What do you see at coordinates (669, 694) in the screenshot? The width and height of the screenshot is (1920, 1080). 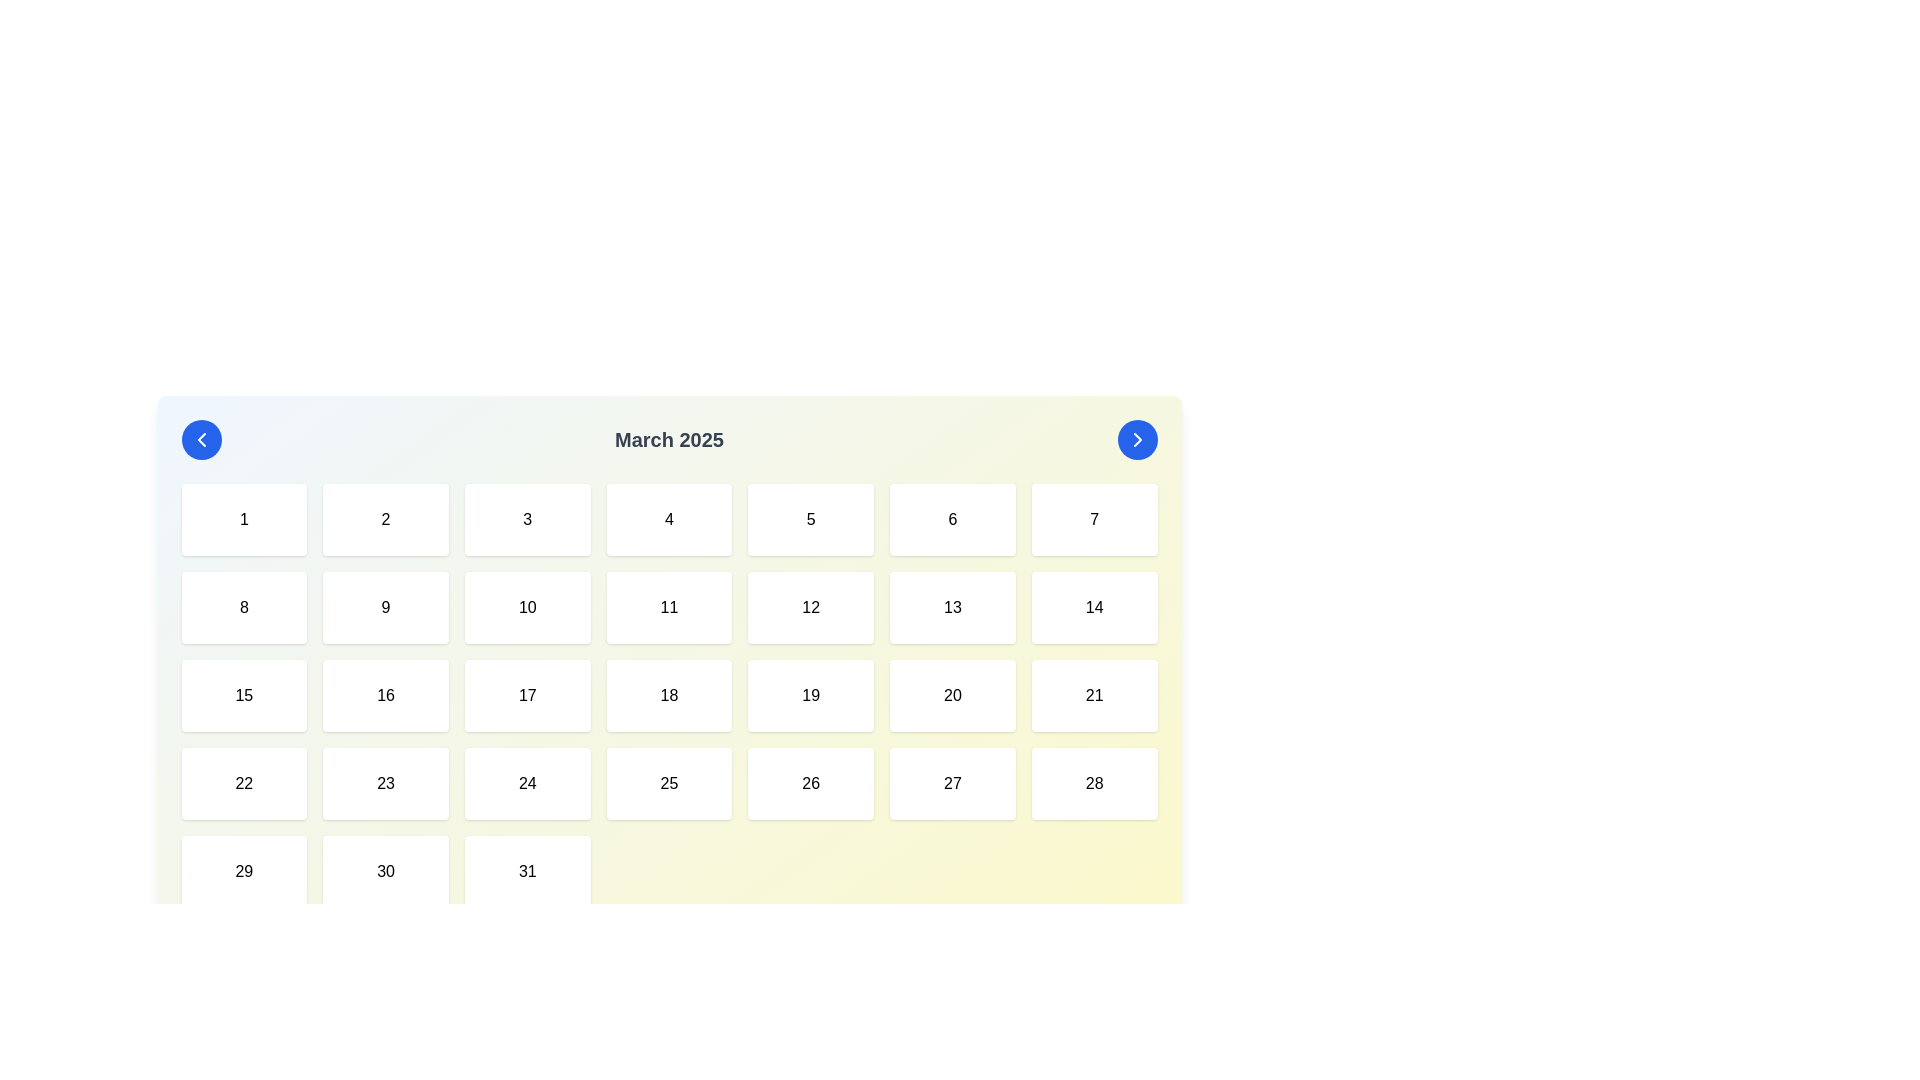 I see `the selectable day button representing the 18th day in the calendar grid` at bounding box center [669, 694].